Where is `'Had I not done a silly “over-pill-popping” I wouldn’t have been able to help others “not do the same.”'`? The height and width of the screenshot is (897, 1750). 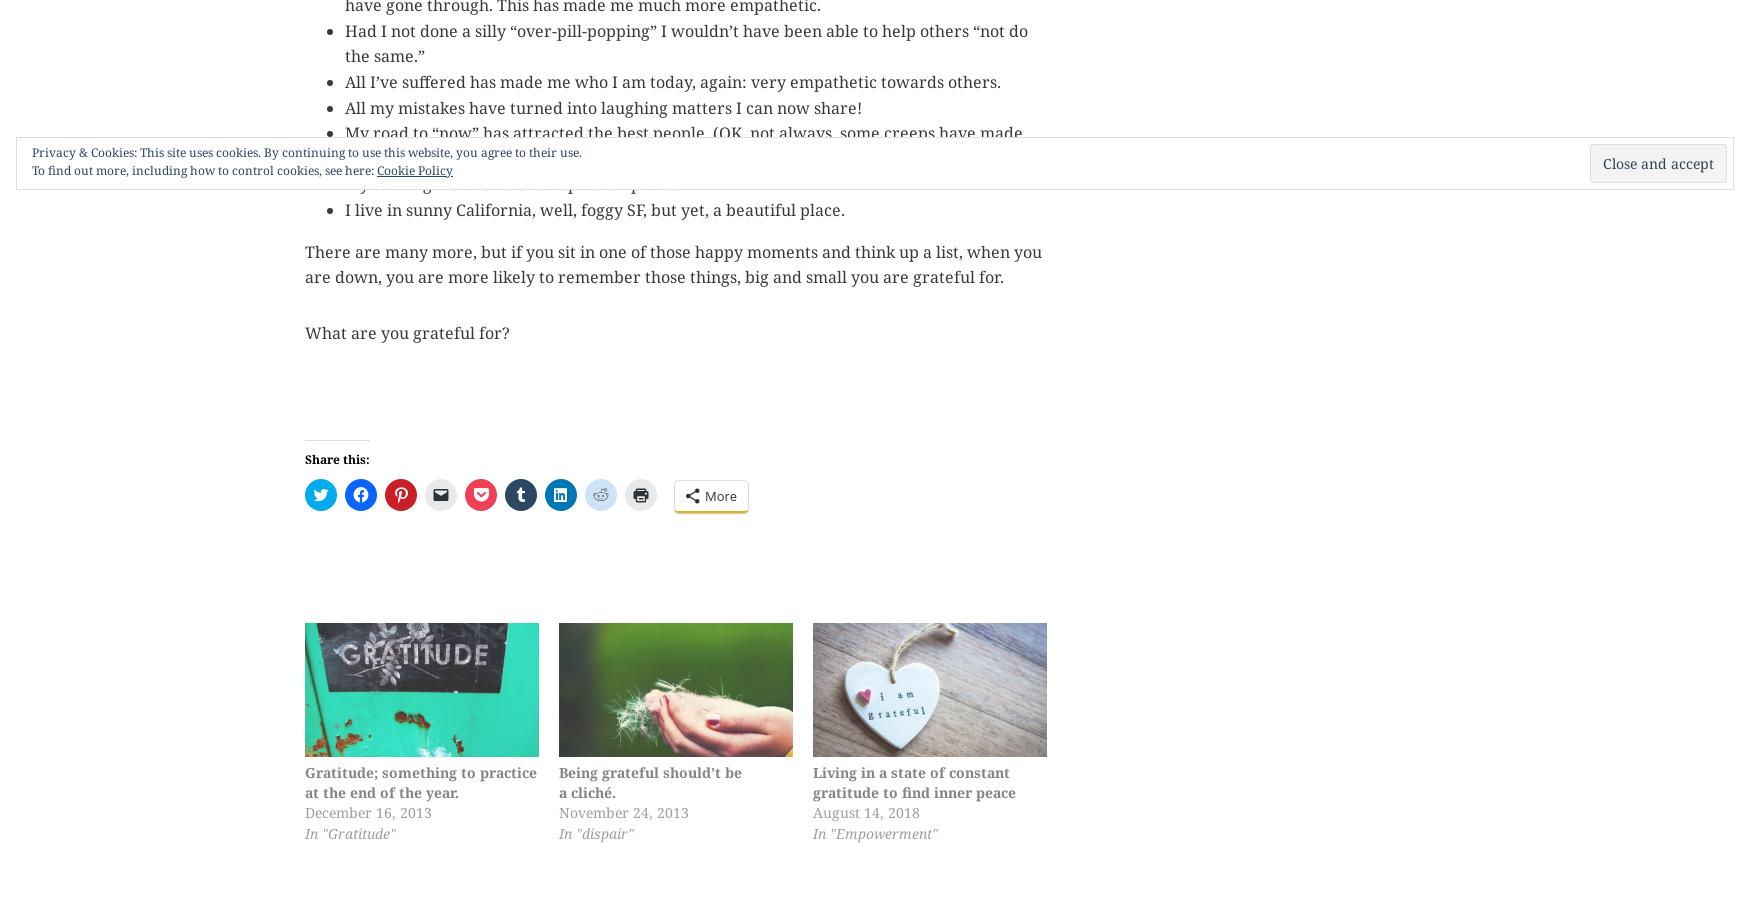
'Had I not done a silly “over-pill-popping” I wouldn’t have been able to help others “not do the same.”' is located at coordinates (685, 41).